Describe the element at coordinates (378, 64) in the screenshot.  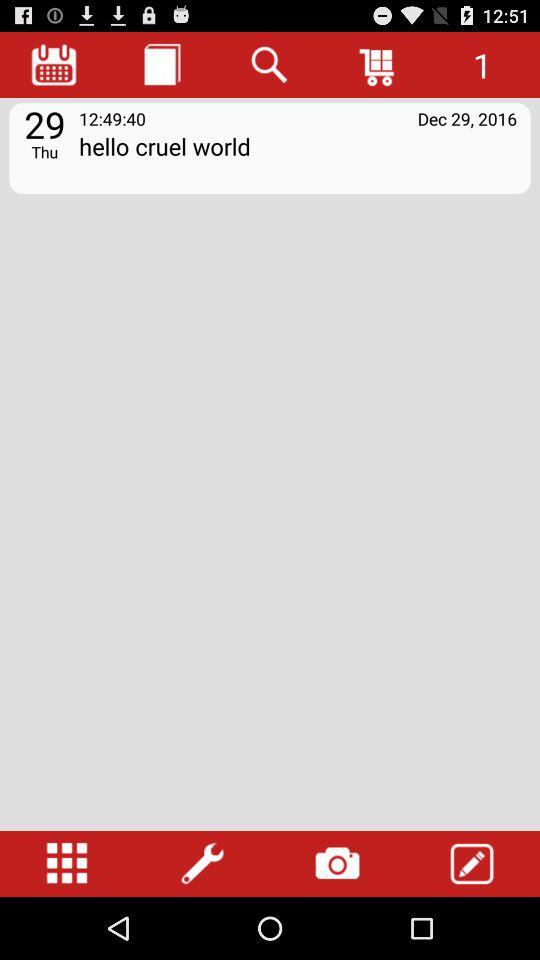
I see `cart` at that location.